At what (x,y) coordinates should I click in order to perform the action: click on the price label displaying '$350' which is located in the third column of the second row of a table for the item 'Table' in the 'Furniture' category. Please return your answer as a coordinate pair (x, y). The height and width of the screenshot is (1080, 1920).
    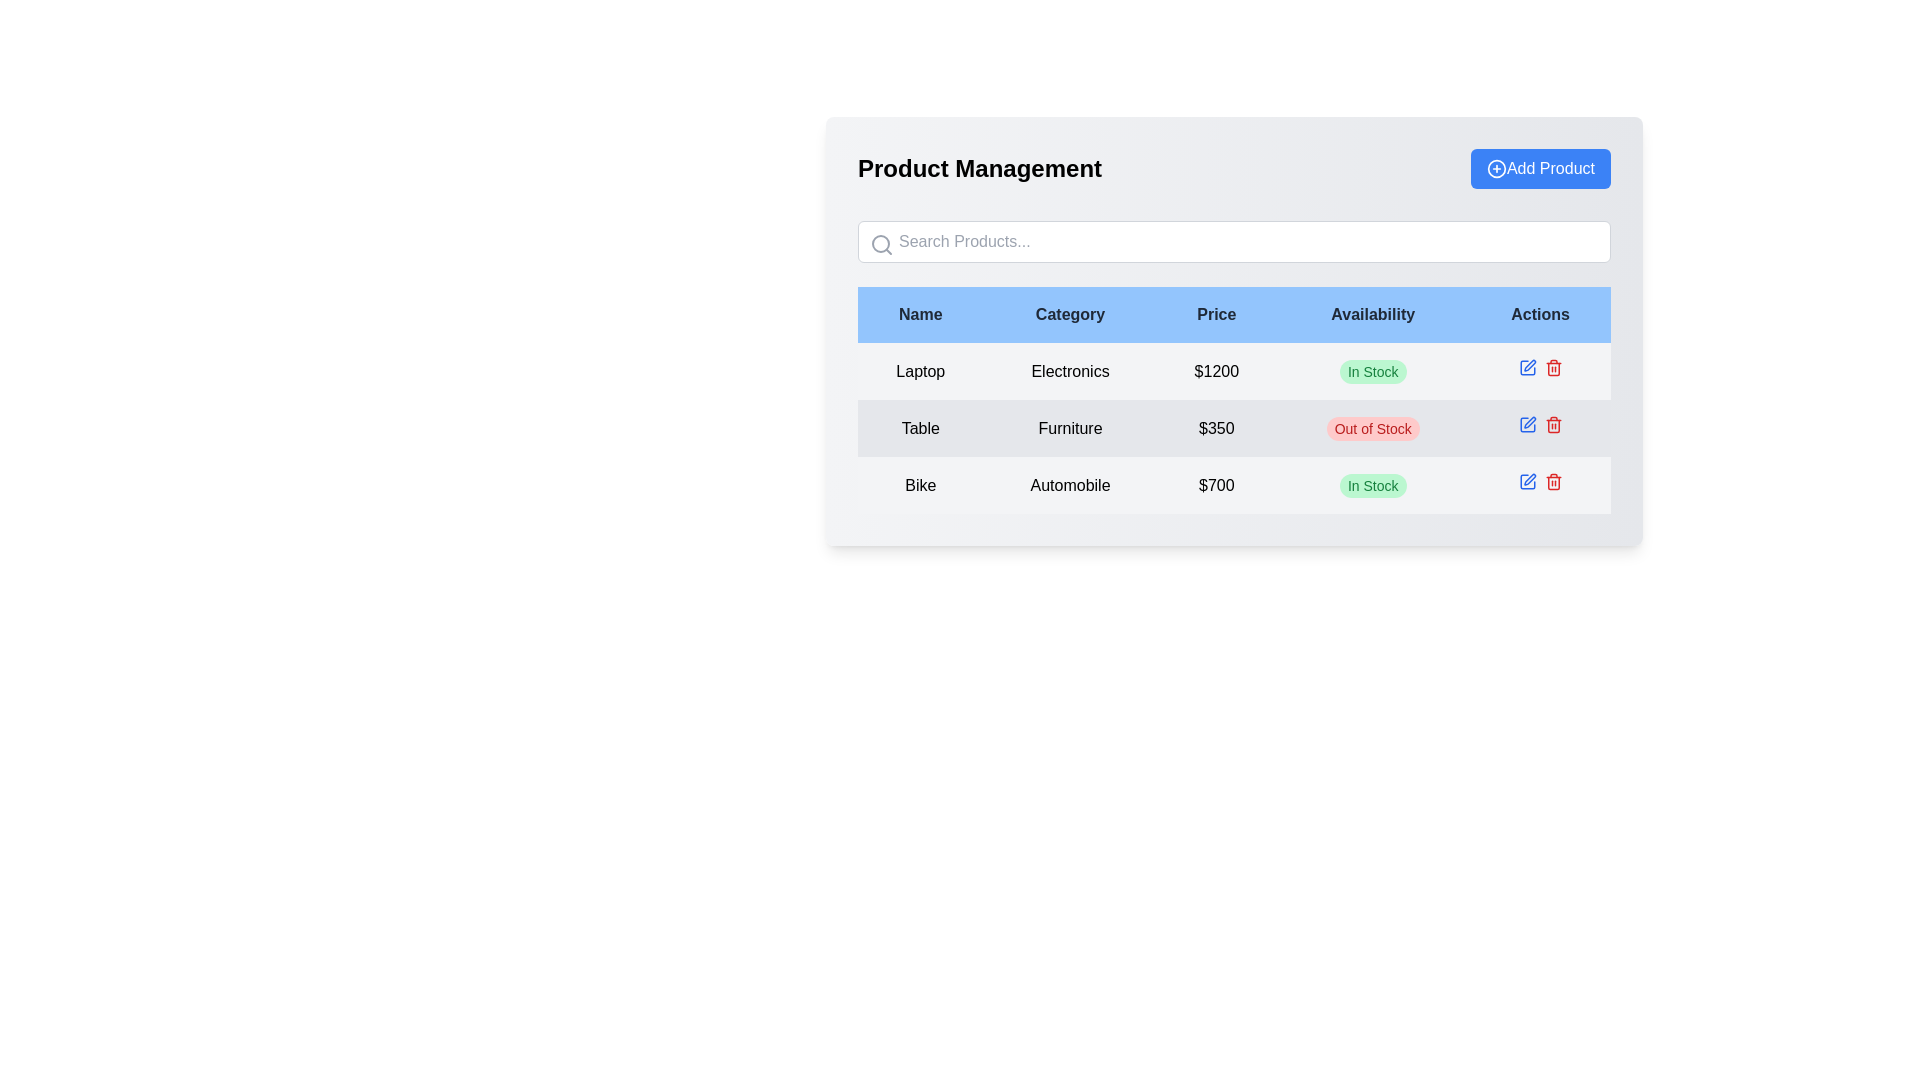
    Looking at the image, I should click on (1215, 427).